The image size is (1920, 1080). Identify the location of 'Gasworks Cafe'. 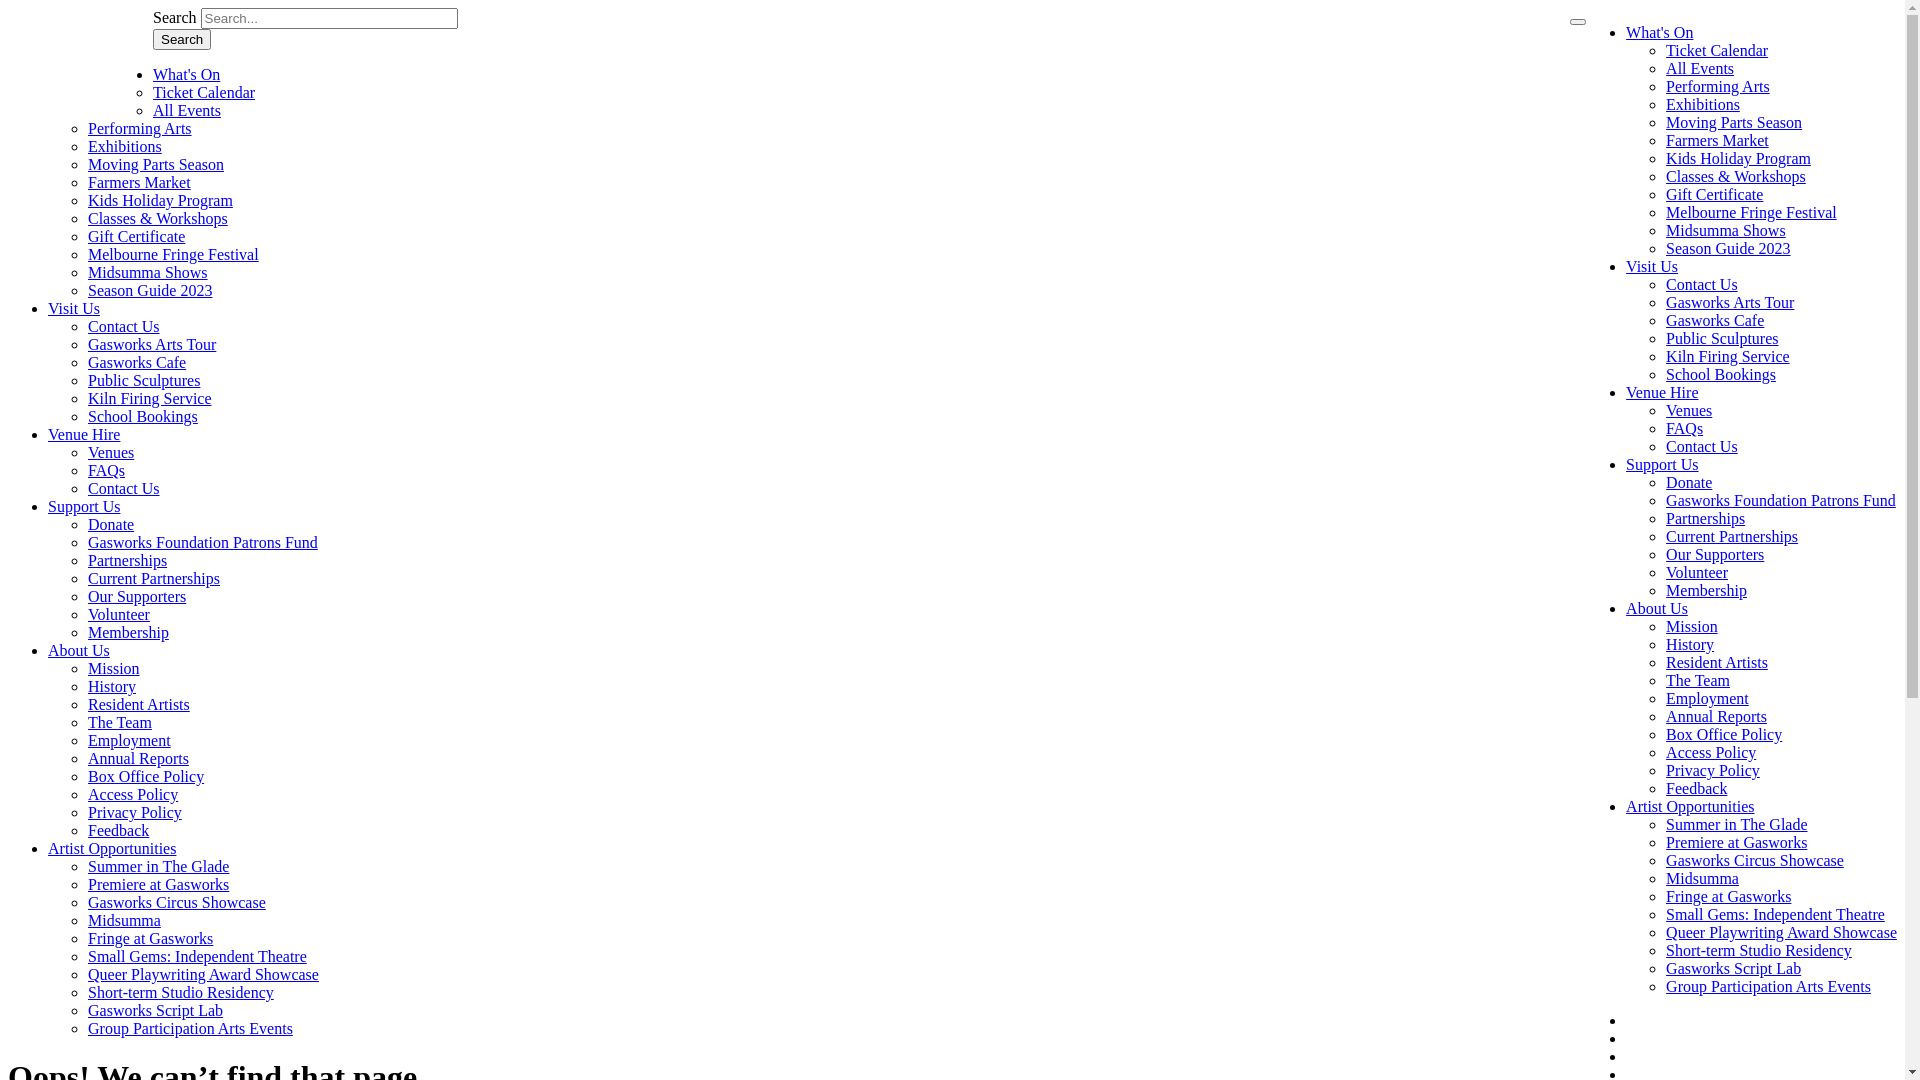
(86, 362).